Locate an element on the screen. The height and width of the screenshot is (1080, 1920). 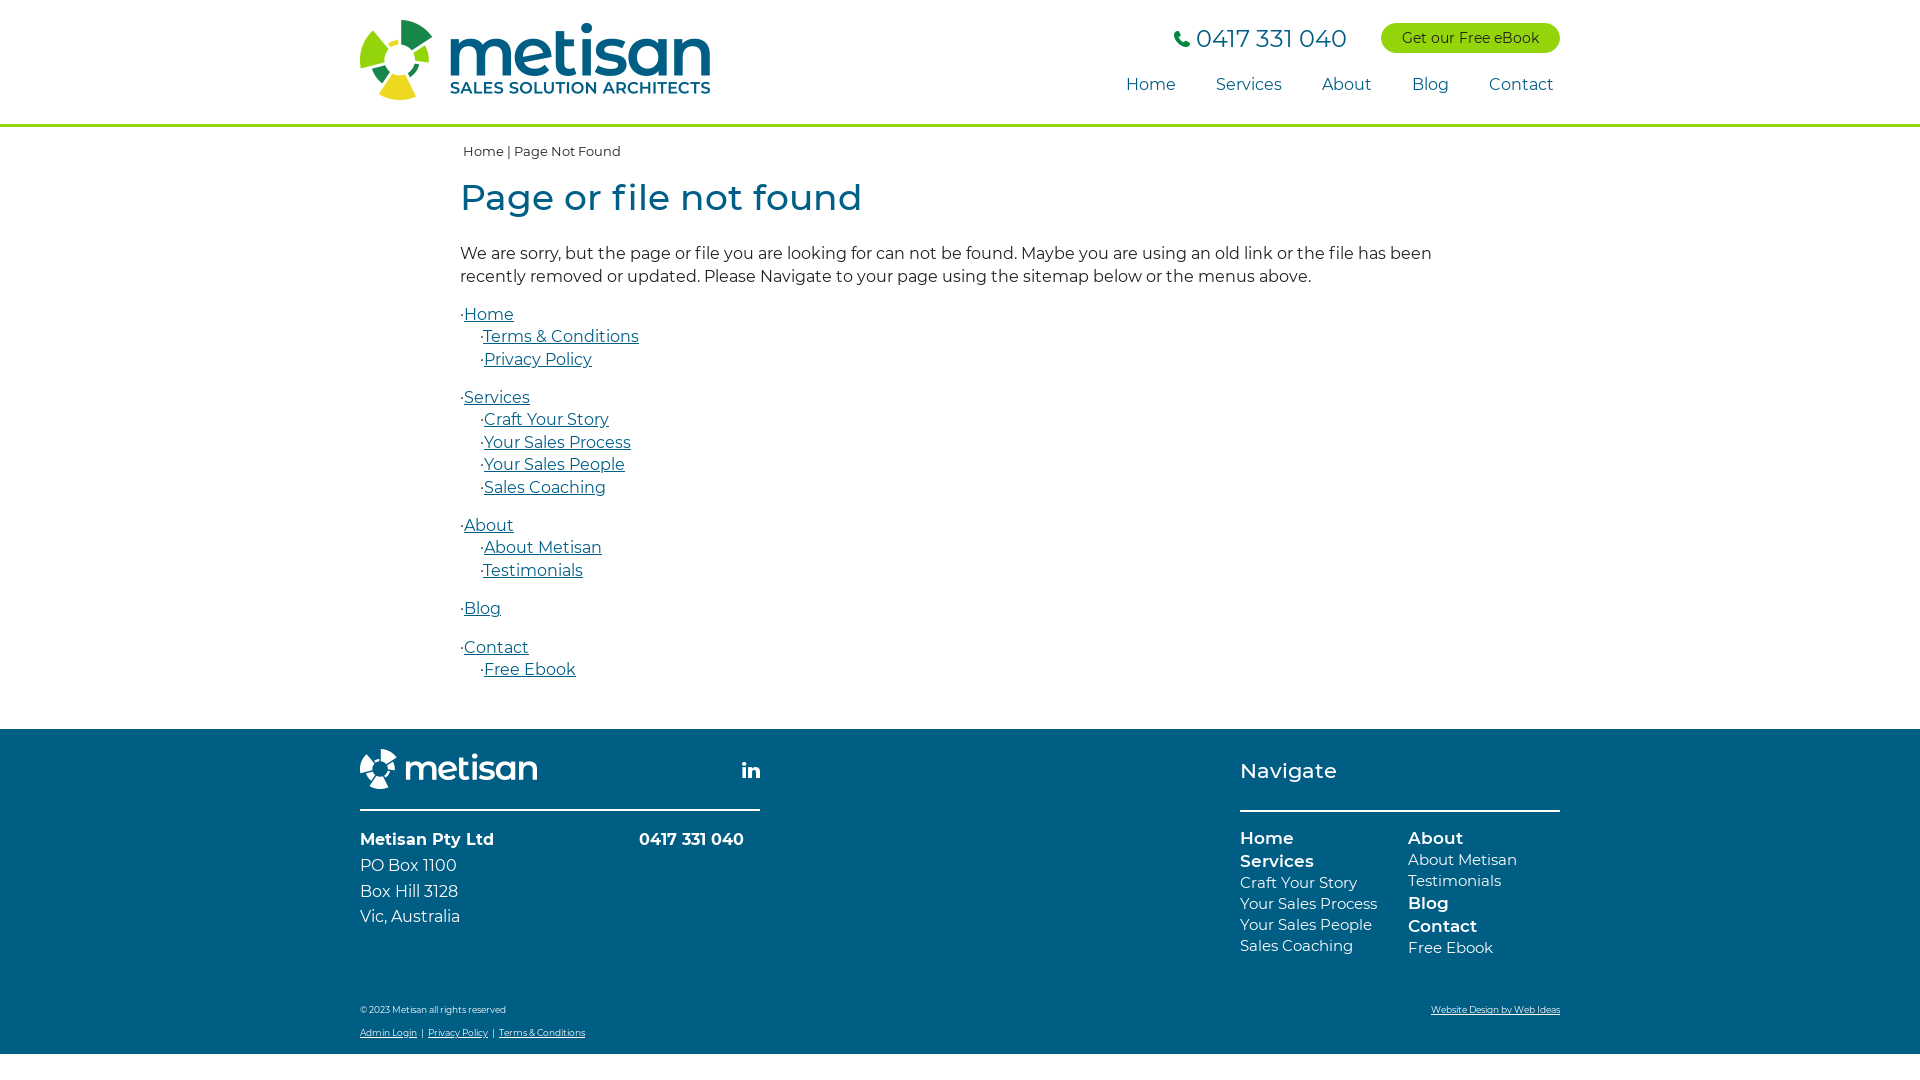
'Admin Login' is located at coordinates (388, 1032).